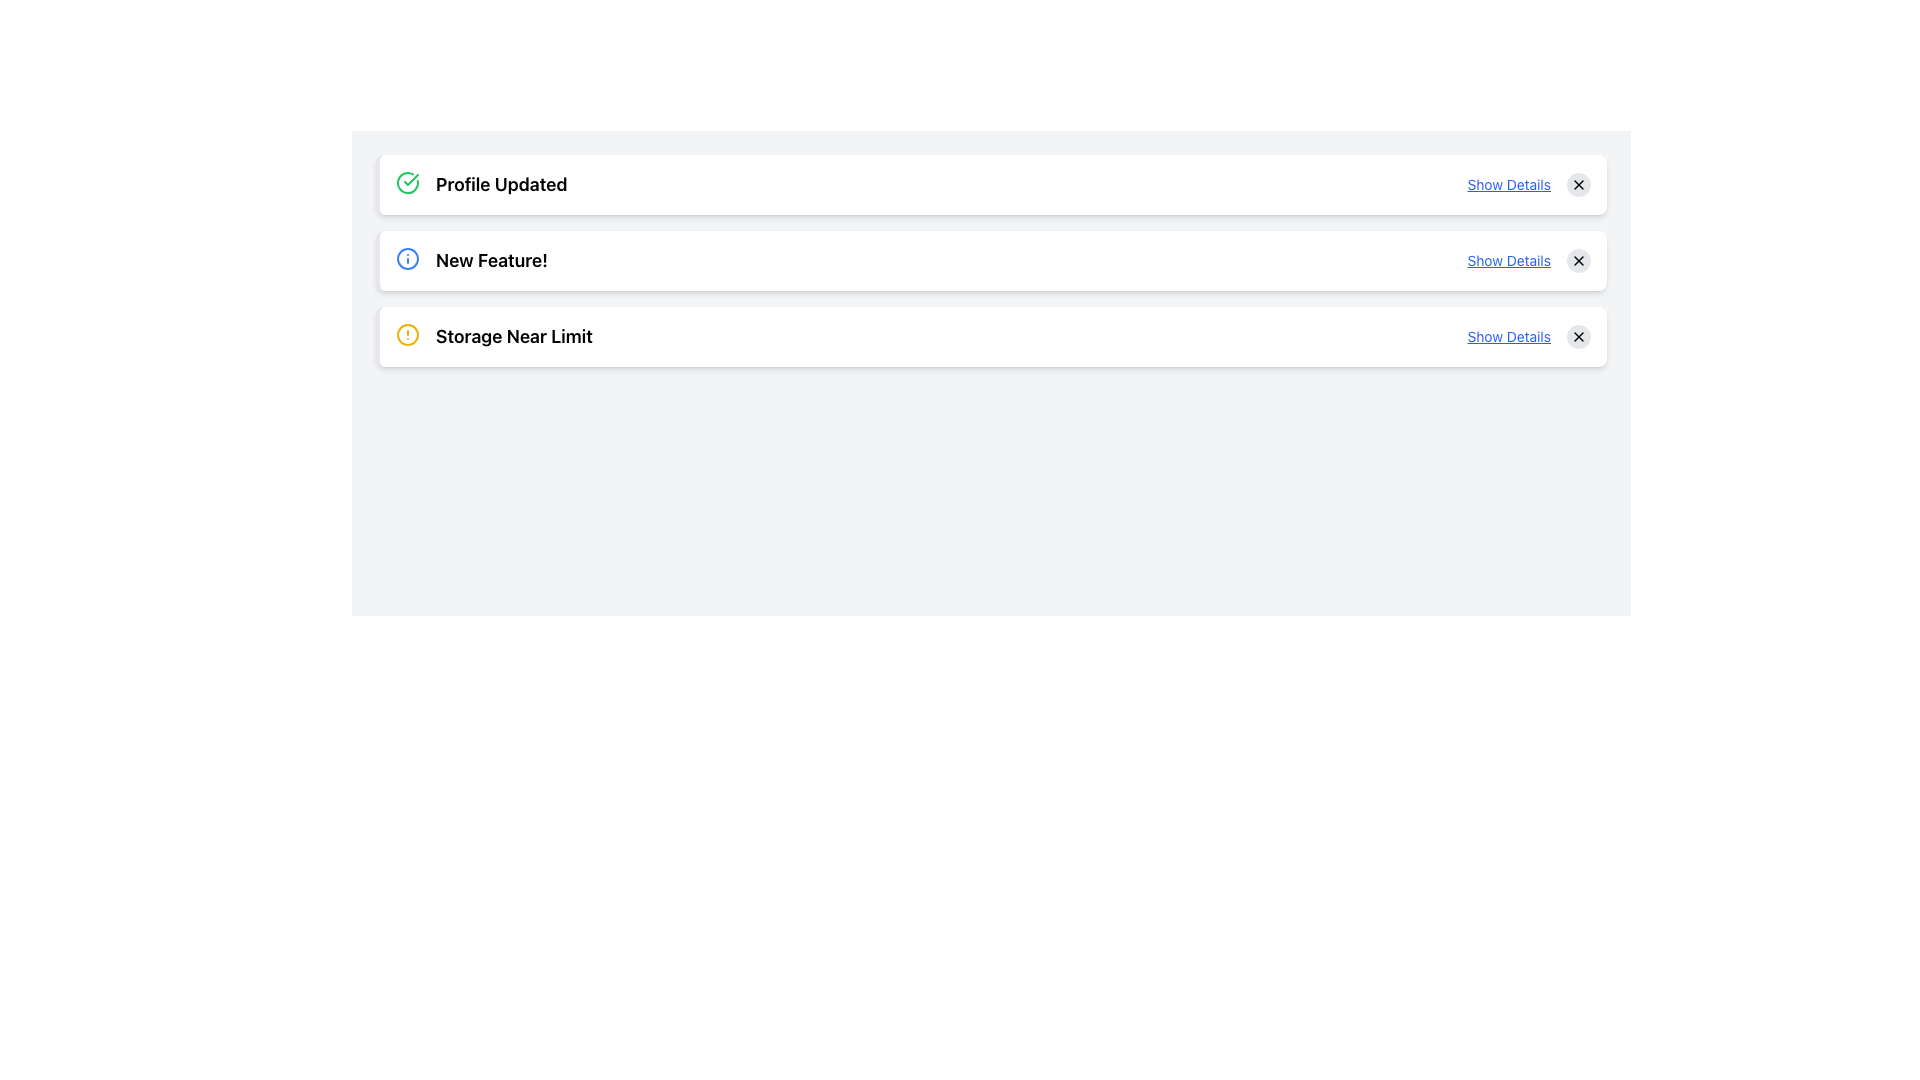 Image resolution: width=1920 pixels, height=1080 pixels. Describe the element at coordinates (1509, 260) in the screenshot. I see `the text link styled in a smaller font size, underlined, and blue color located in the second card of the list` at that location.